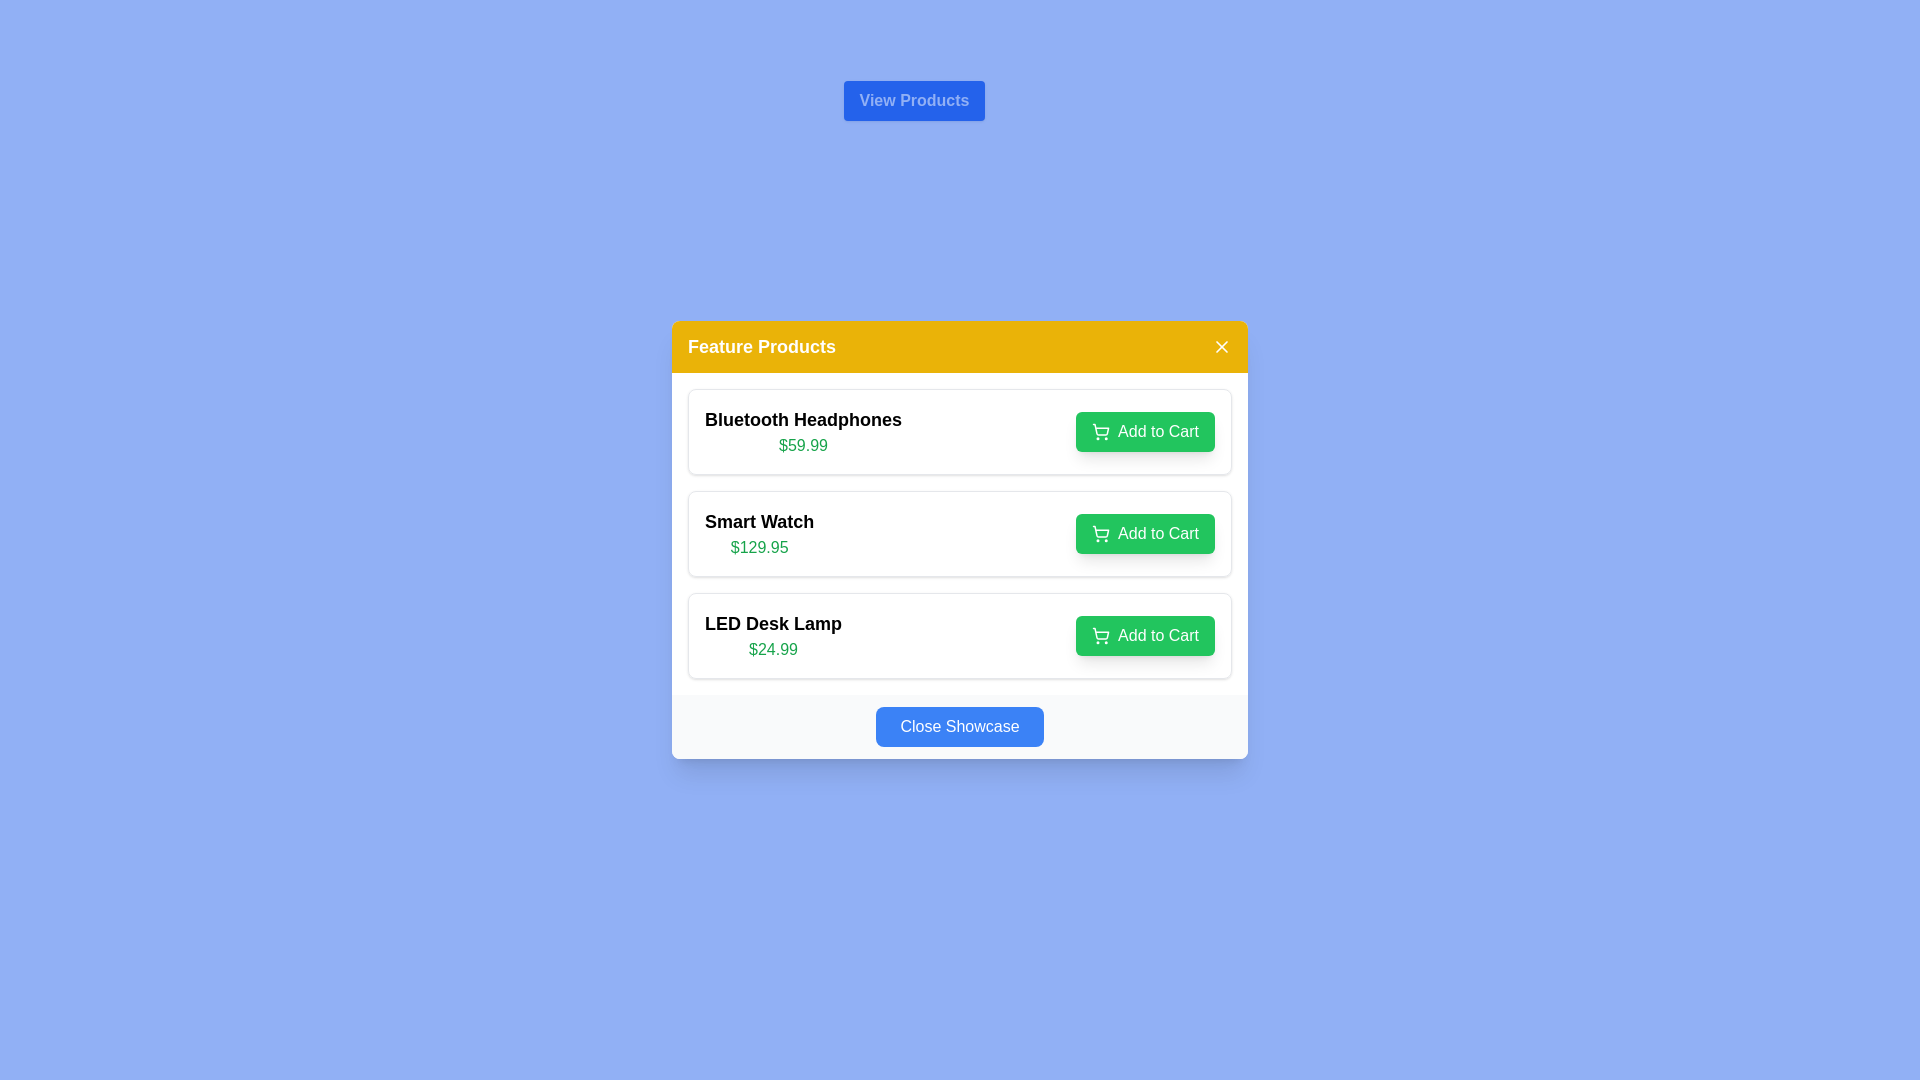 This screenshot has height=1080, width=1920. I want to click on product name and price displayed on the first product display card for 'Bluetooth Headphones' located at the top of the vertical list within the modal dialog, so click(803, 431).